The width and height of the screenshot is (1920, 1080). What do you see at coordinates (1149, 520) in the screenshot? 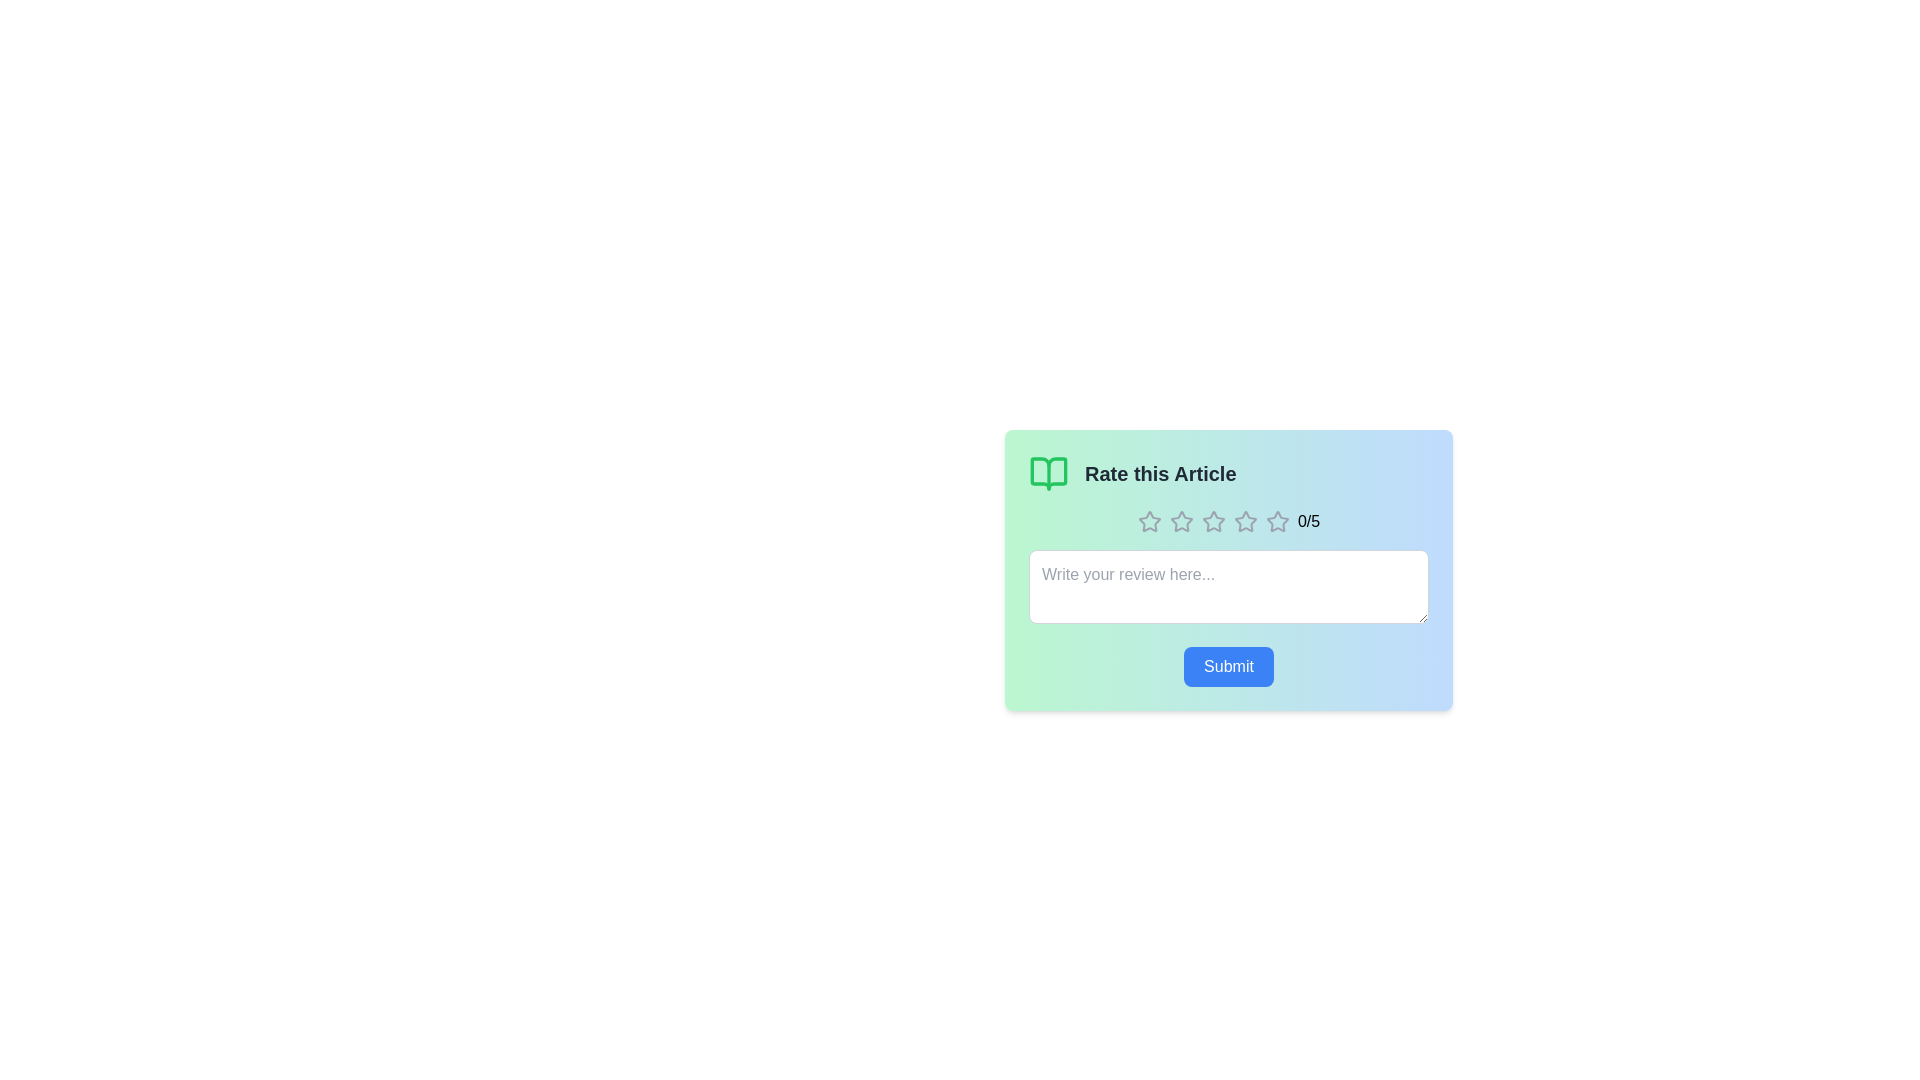
I see `the star corresponding to the rating 1` at bounding box center [1149, 520].